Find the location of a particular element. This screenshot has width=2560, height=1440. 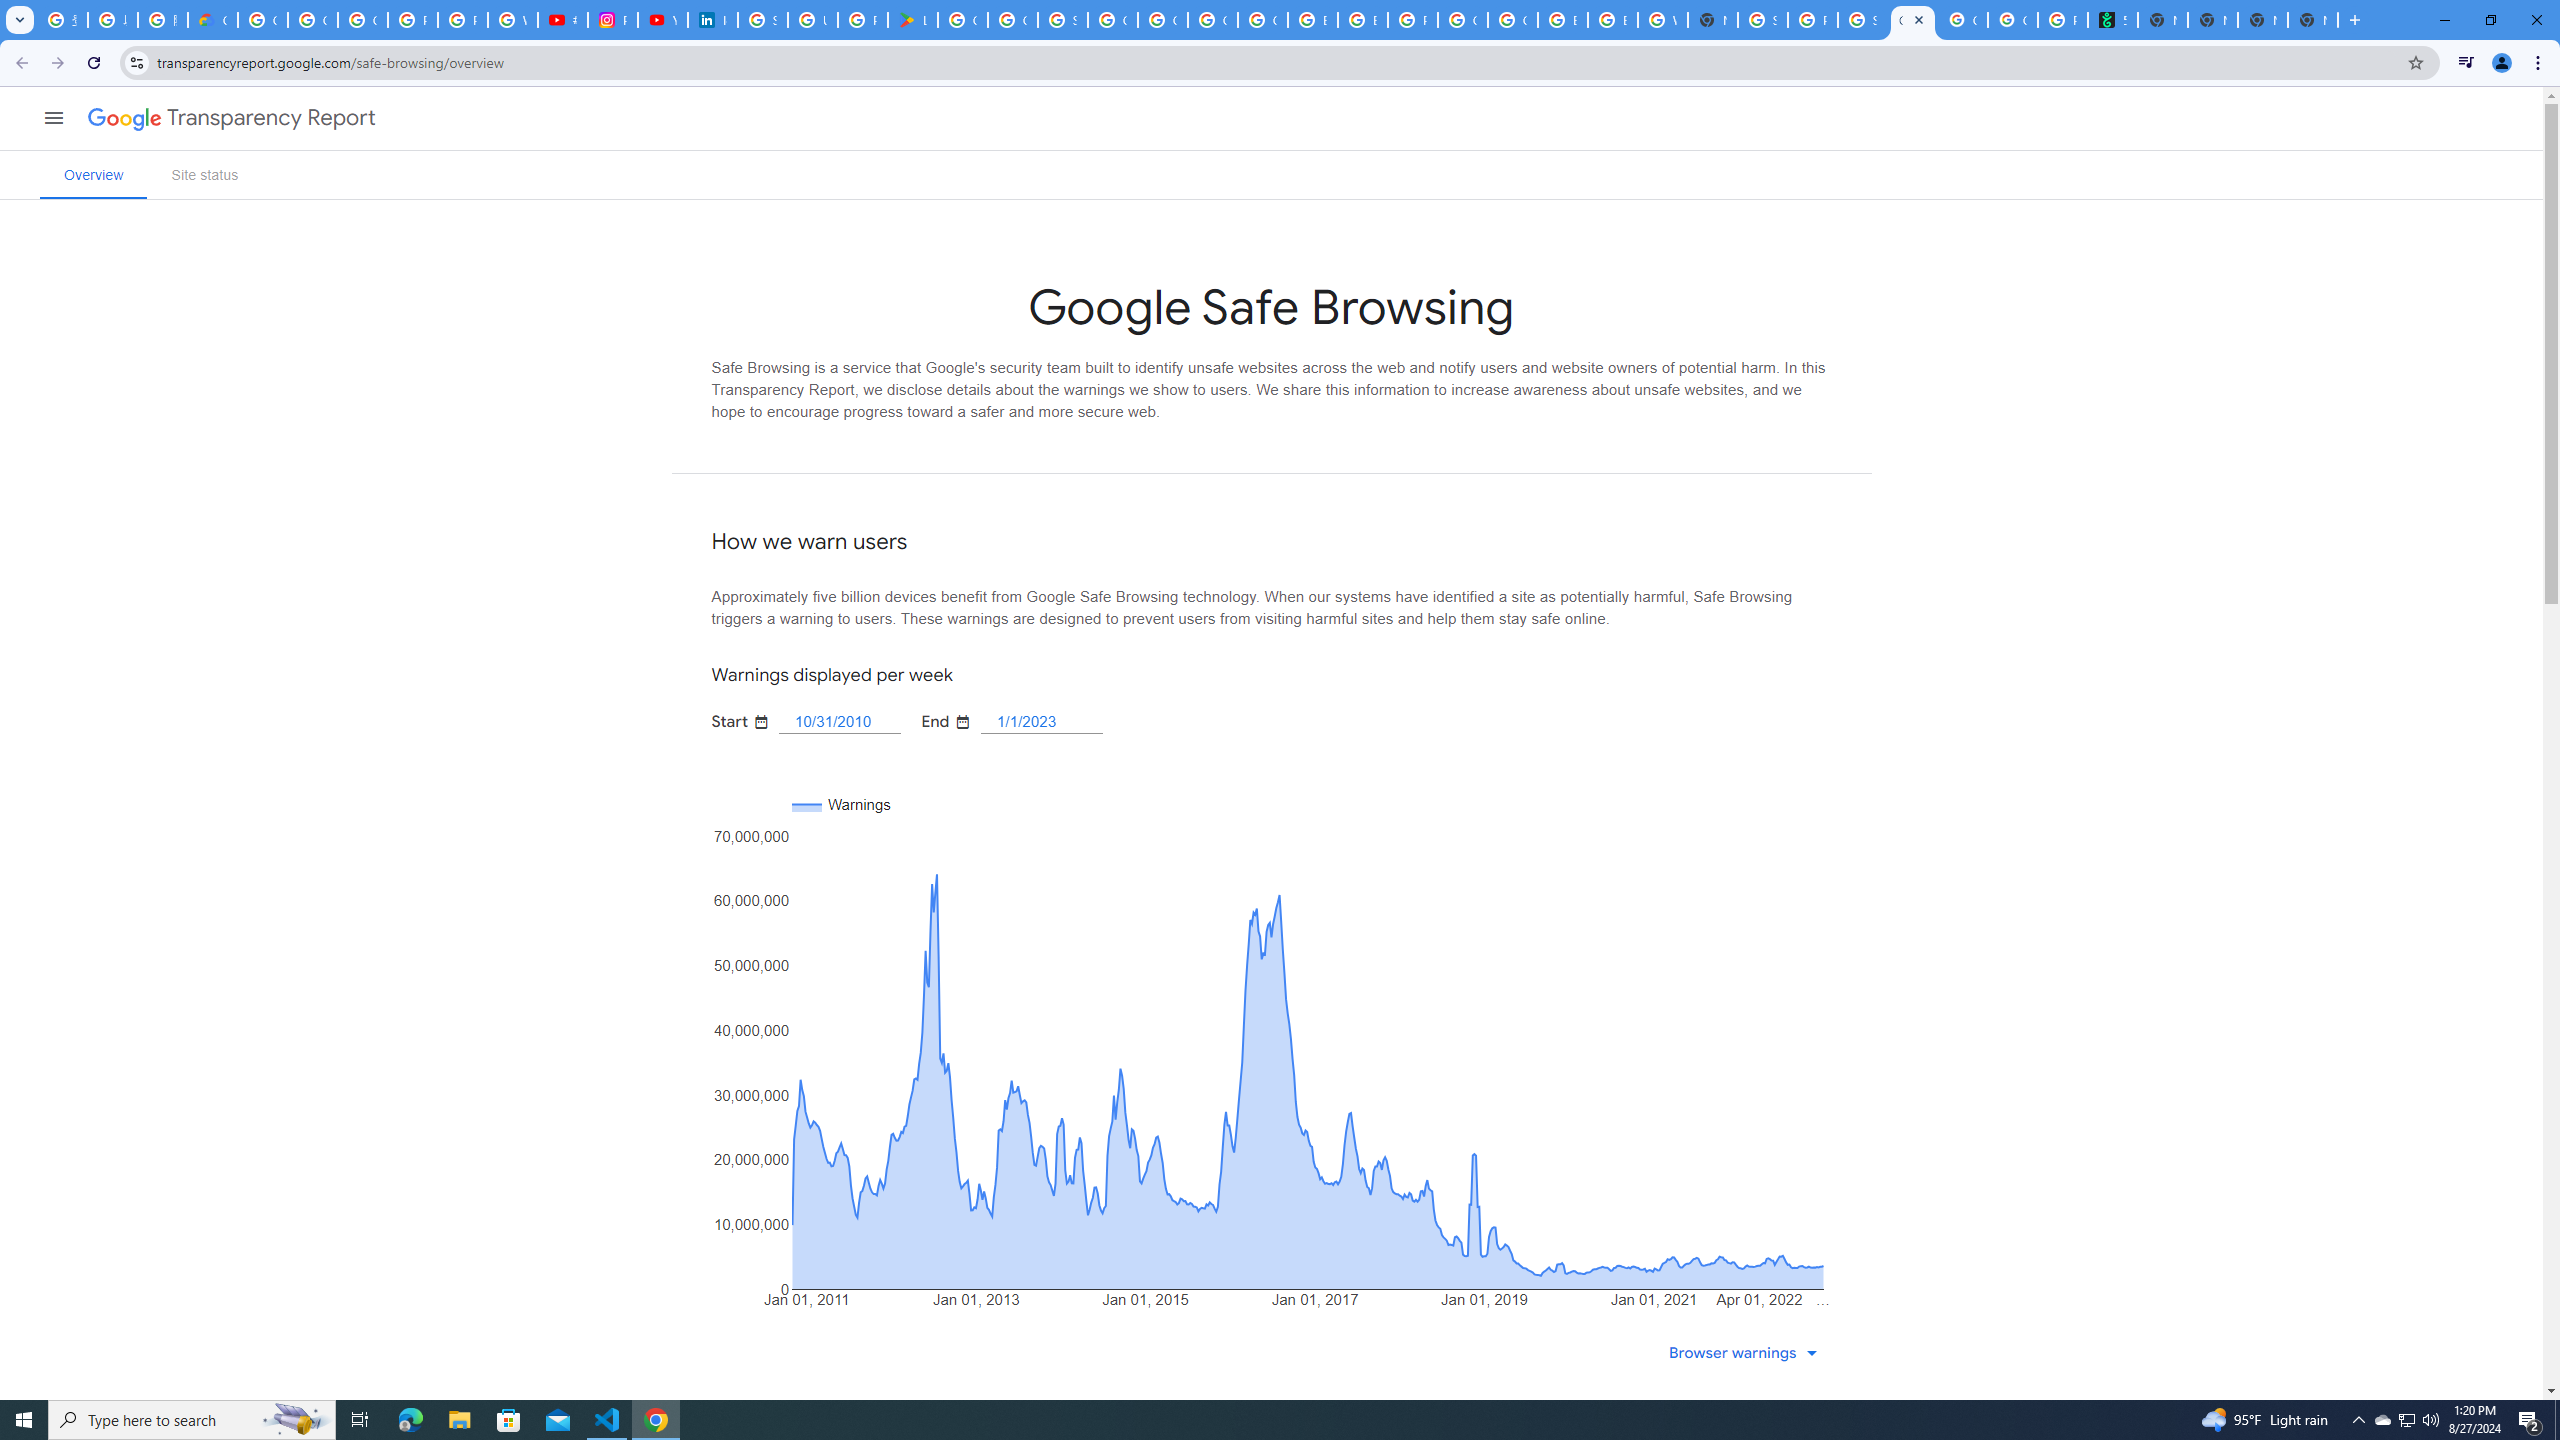

'Transparency Report' is located at coordinates (270, 118).